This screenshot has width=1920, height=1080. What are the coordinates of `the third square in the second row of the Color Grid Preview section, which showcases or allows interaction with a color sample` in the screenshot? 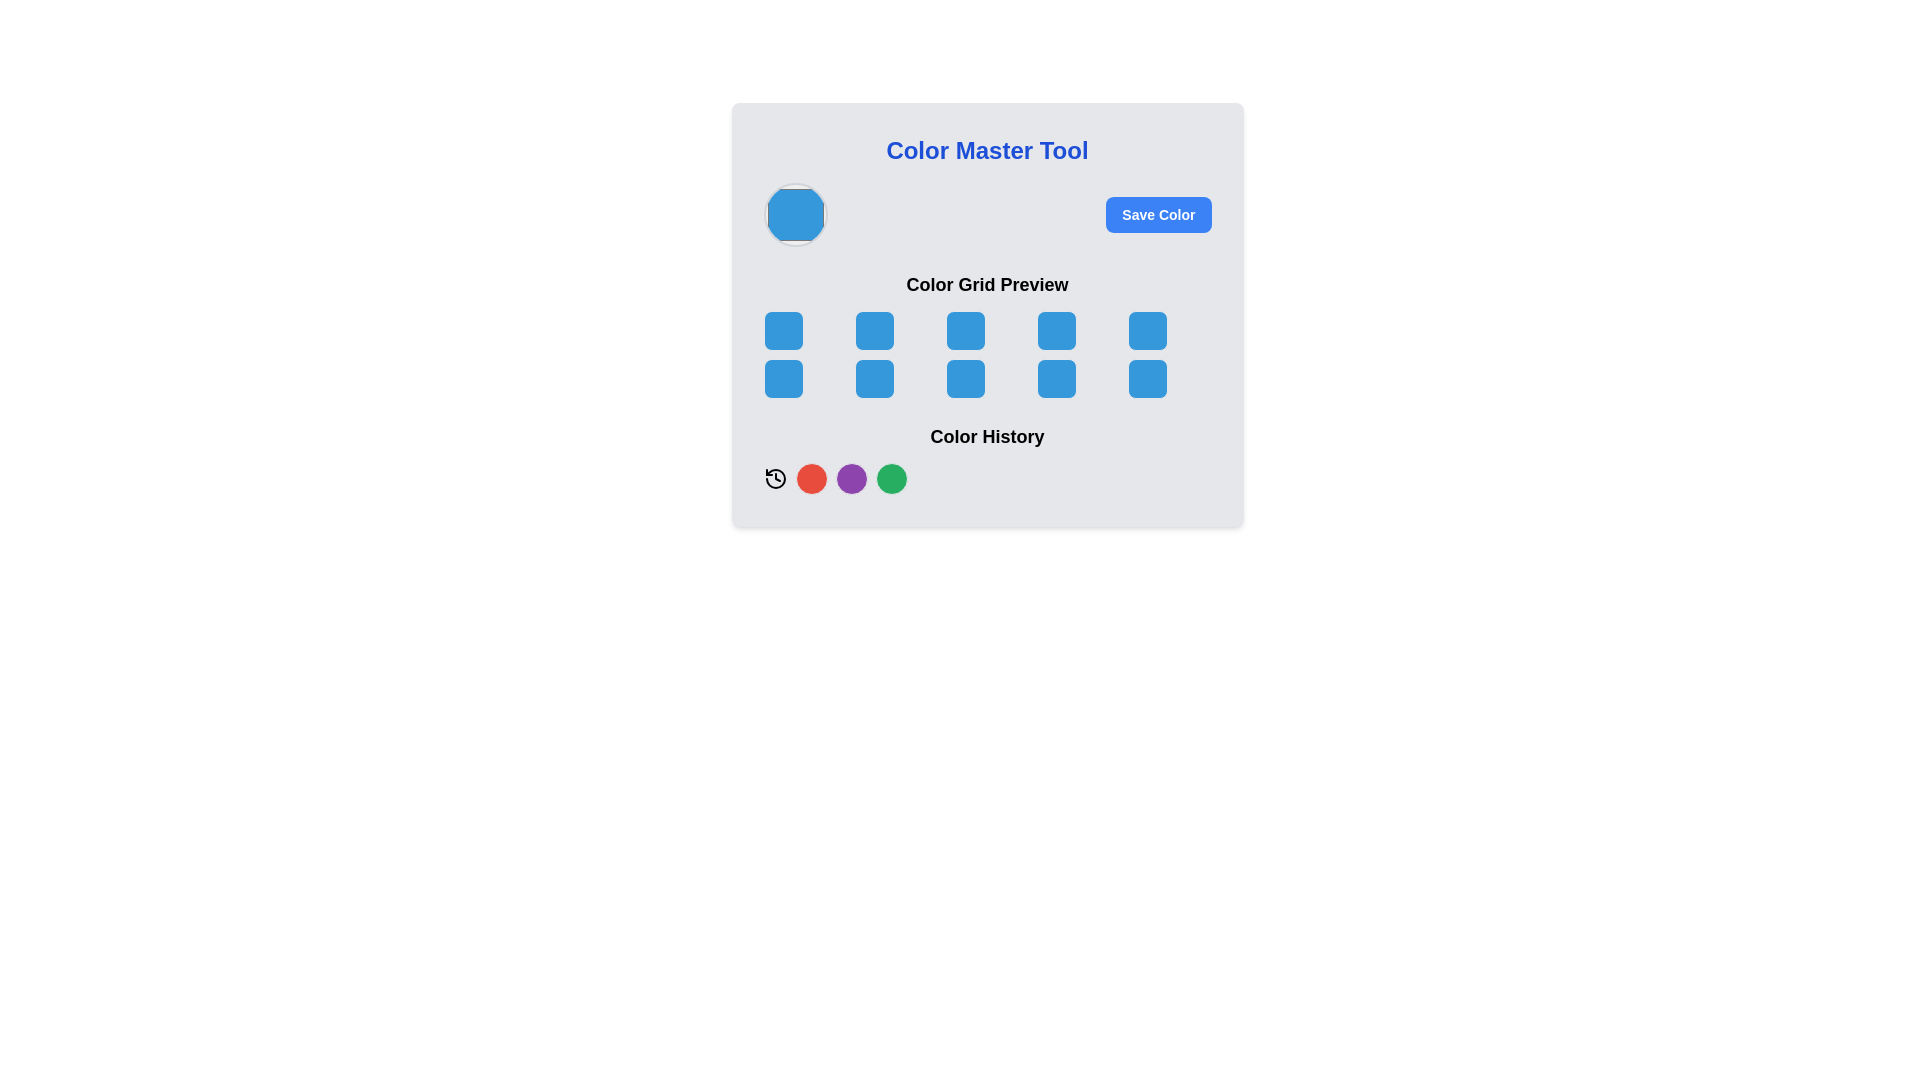 It's located at (965, 378).